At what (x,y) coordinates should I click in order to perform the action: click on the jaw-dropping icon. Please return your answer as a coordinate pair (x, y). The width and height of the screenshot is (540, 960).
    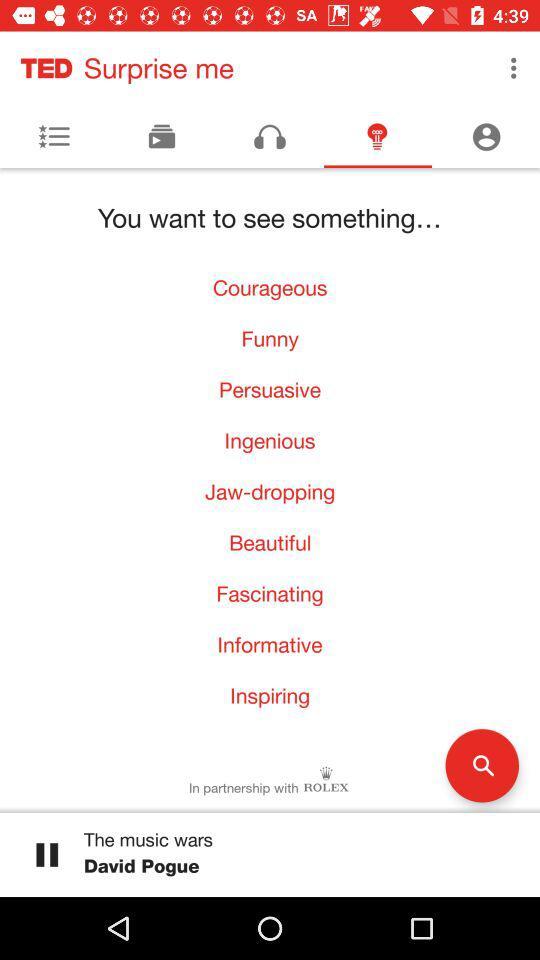
    Looking at the image, I should click on (270, 490).